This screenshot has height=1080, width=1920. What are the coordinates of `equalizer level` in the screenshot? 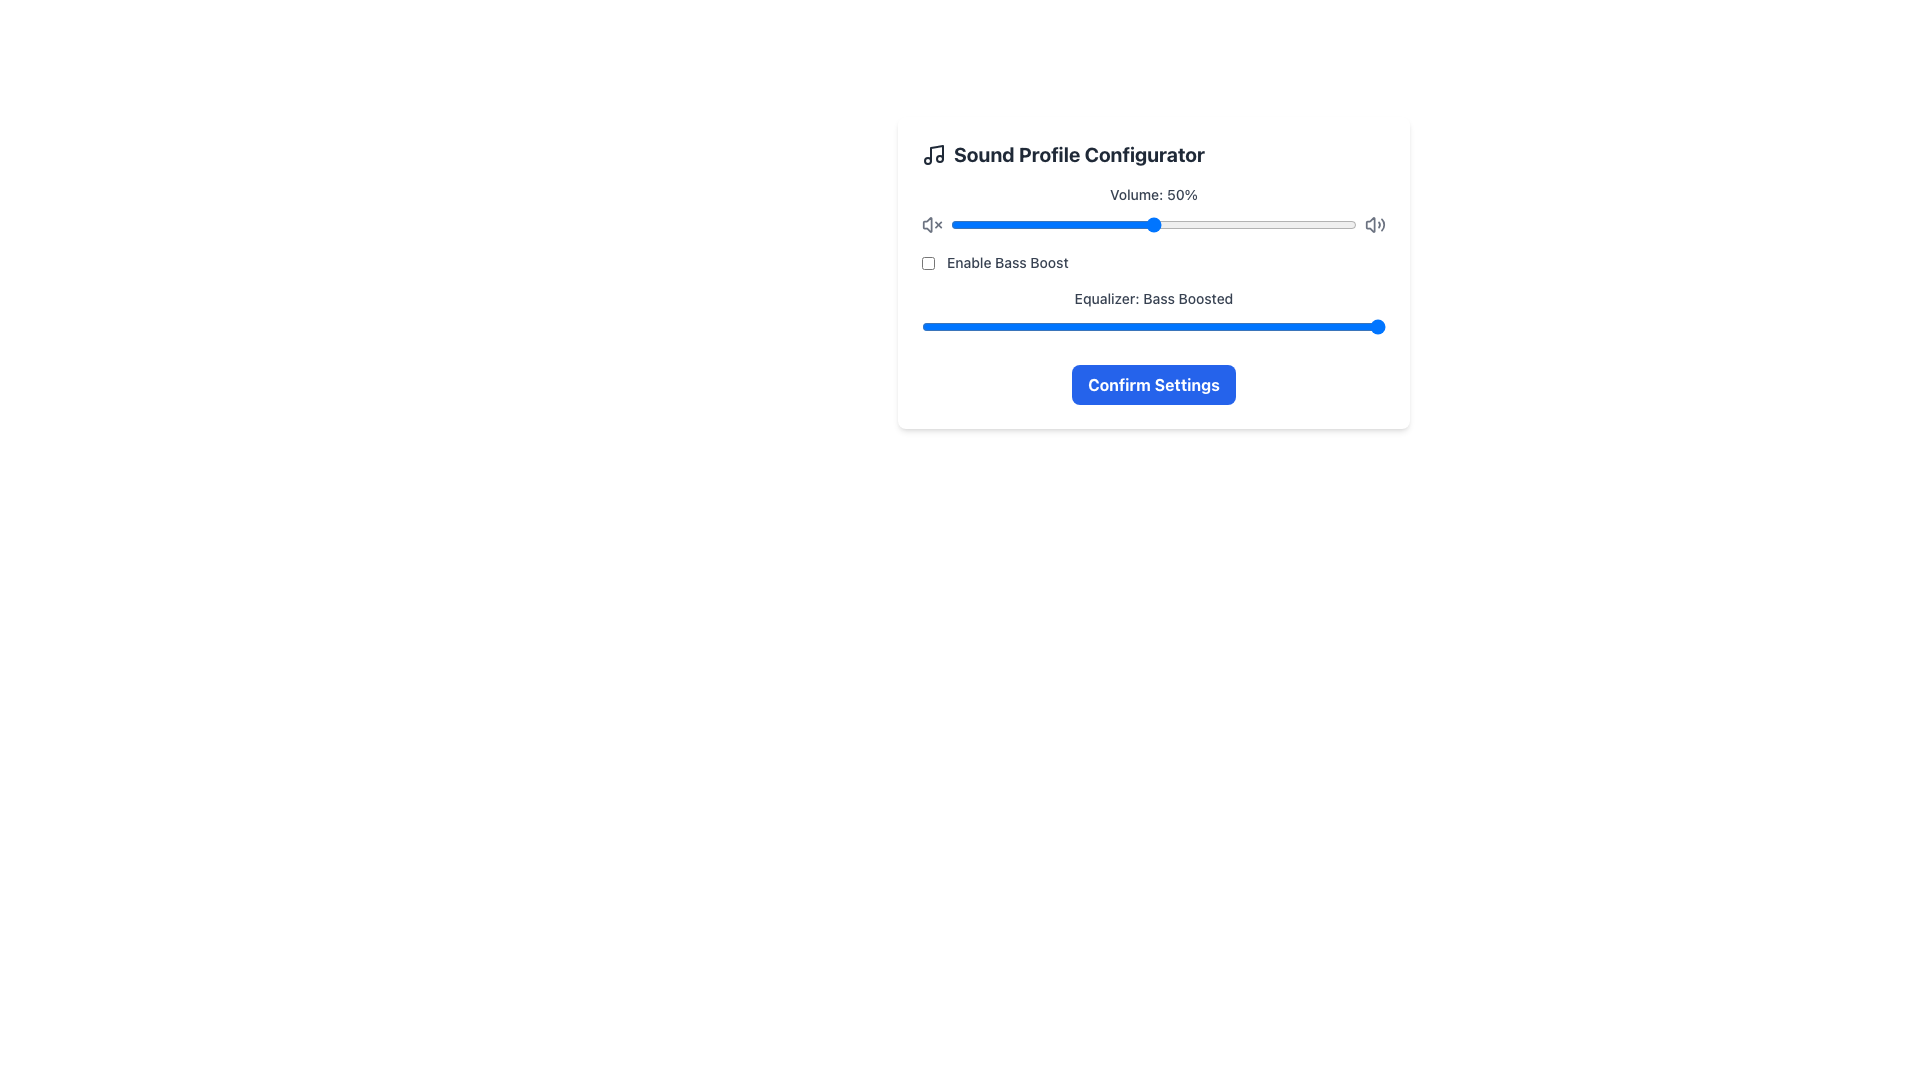 It's located at (1075, 326).